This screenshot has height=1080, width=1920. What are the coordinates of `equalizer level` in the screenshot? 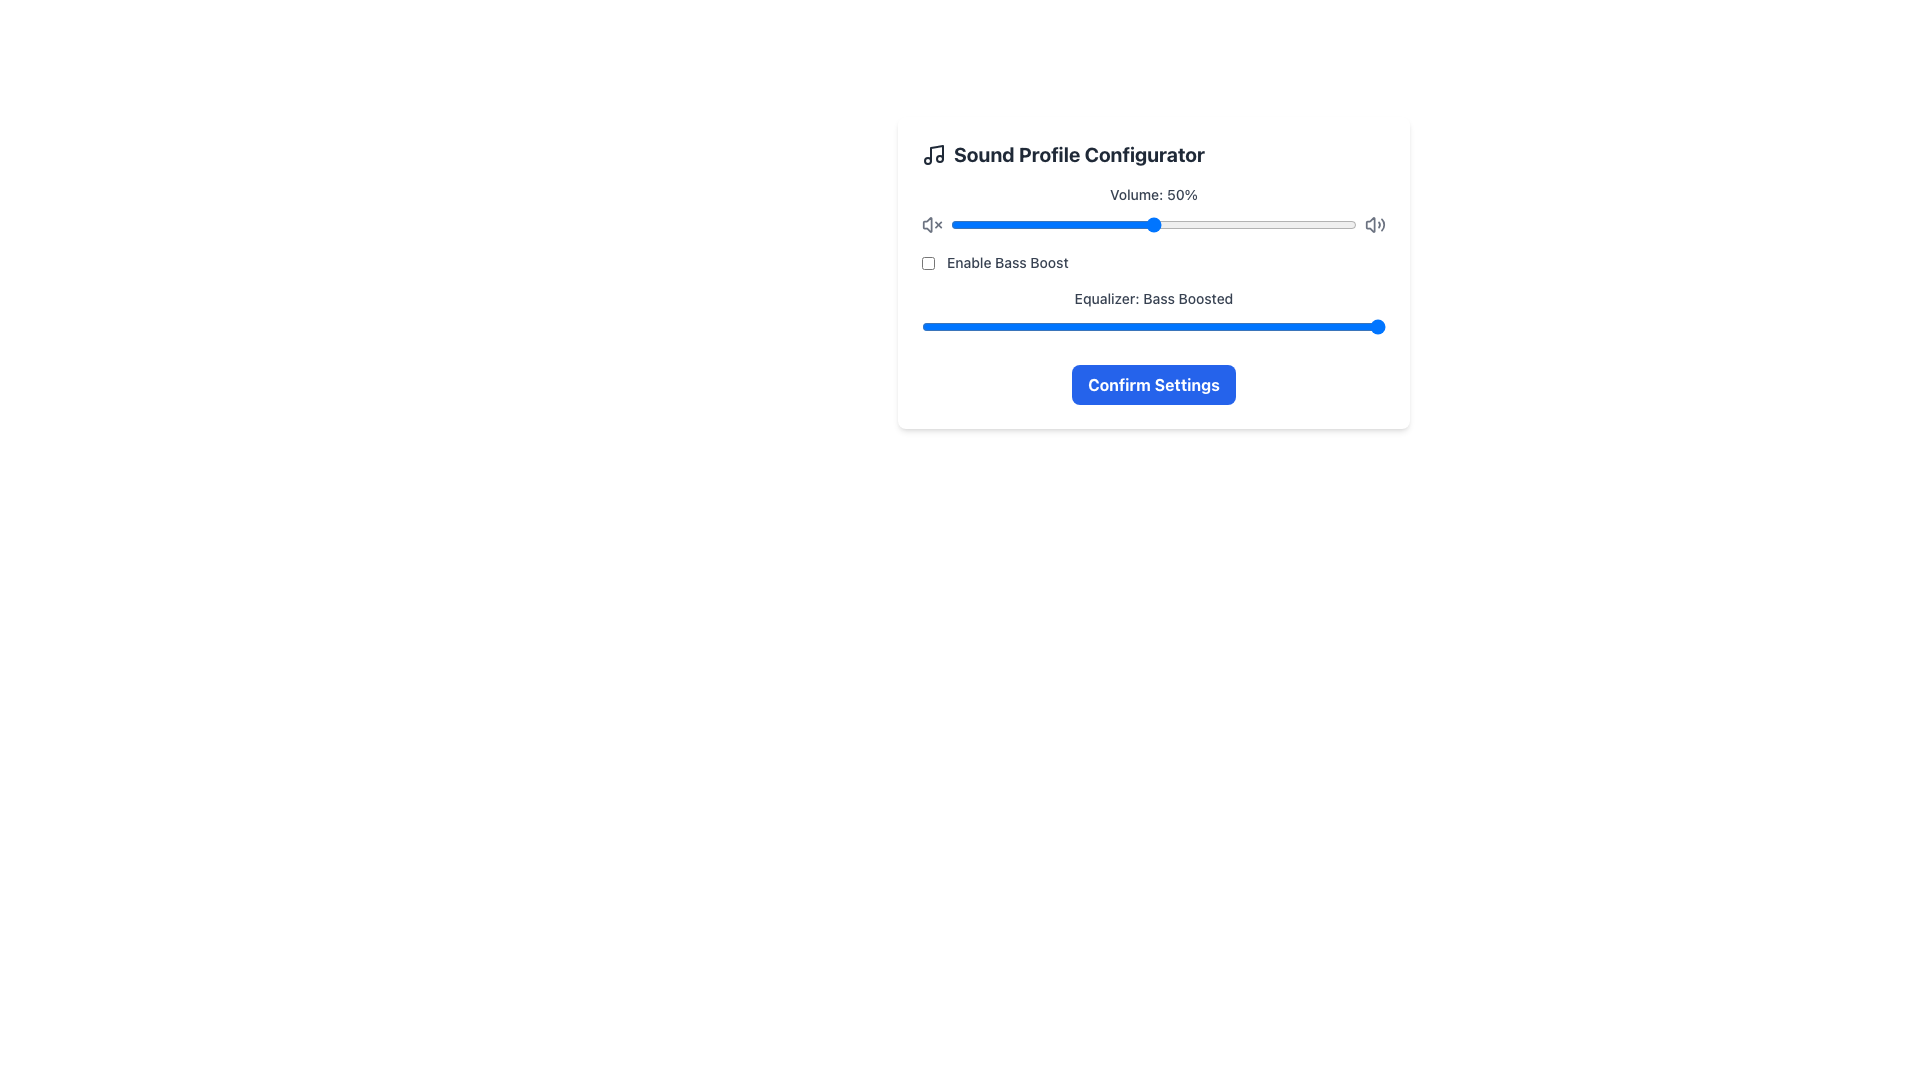 It's located at (1075, 326).